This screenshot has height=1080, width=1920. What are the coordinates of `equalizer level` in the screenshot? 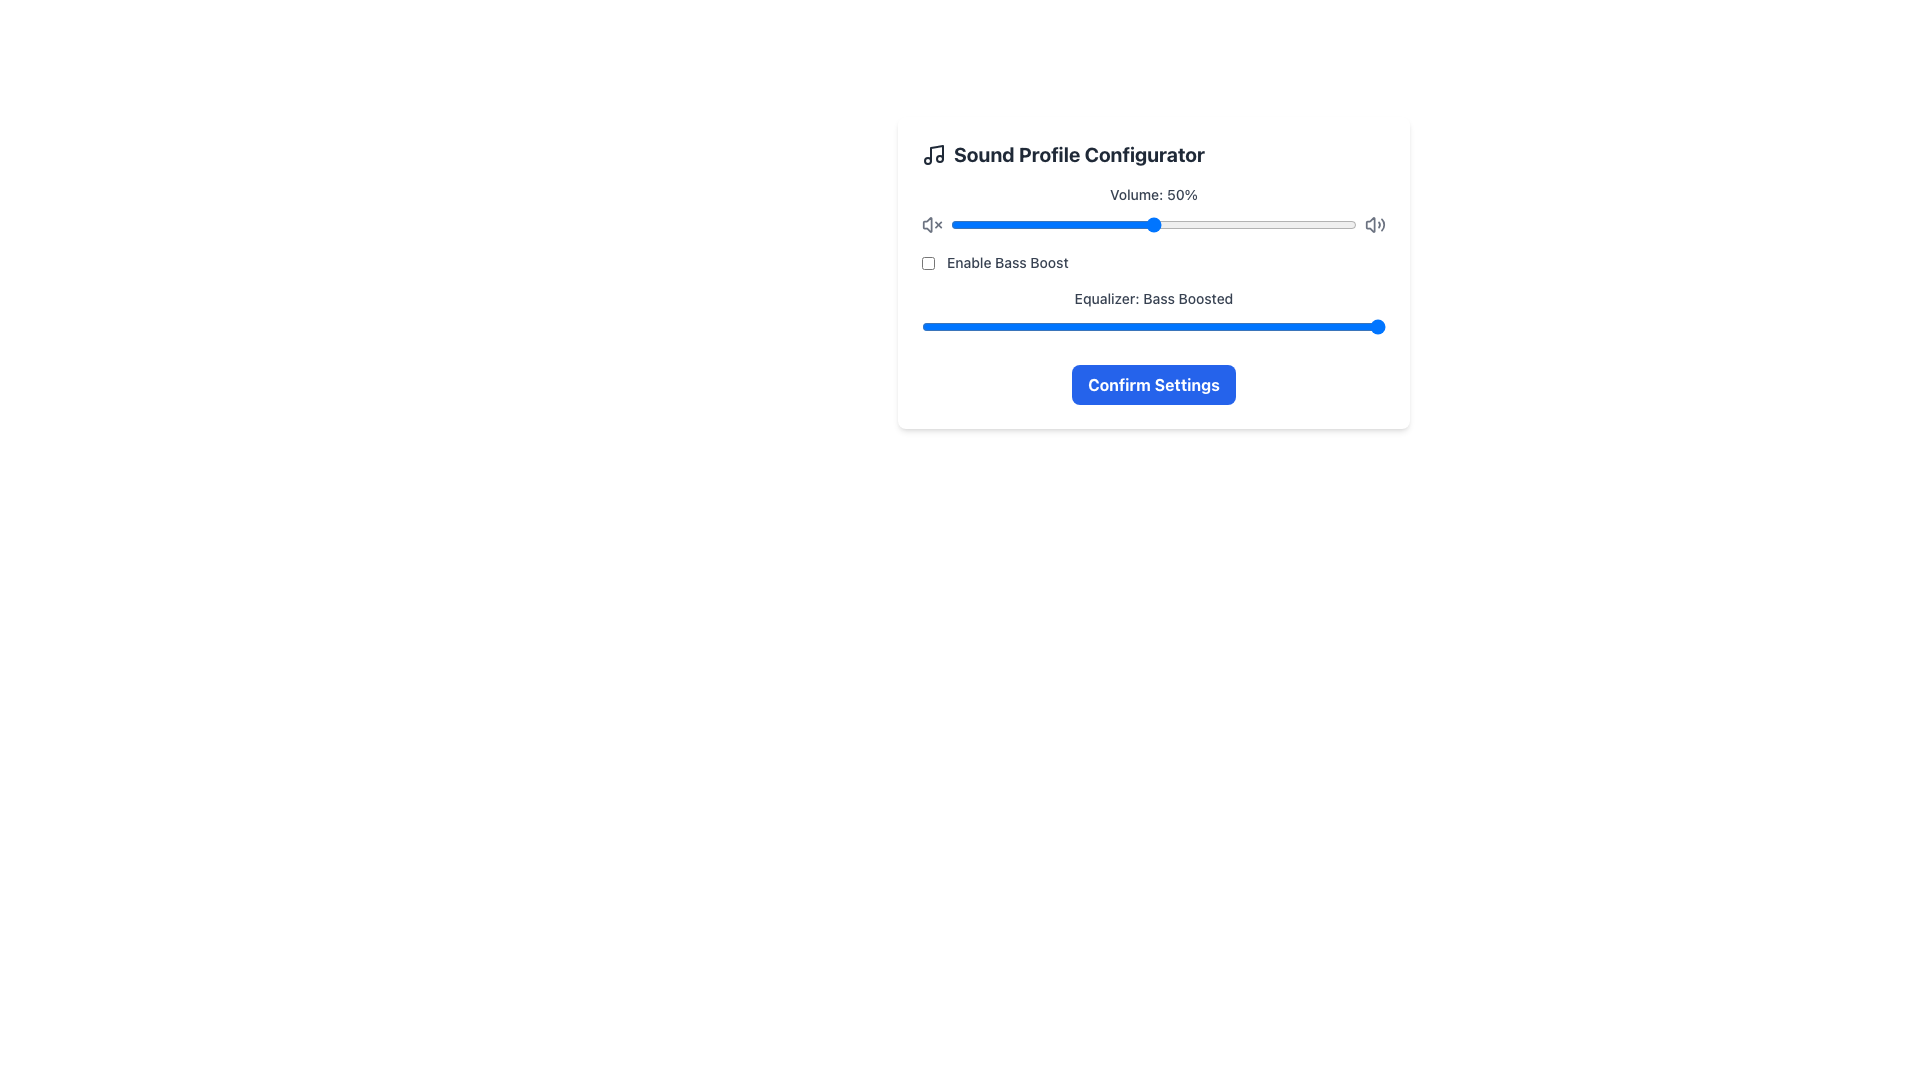 It's located at (1075, 326).